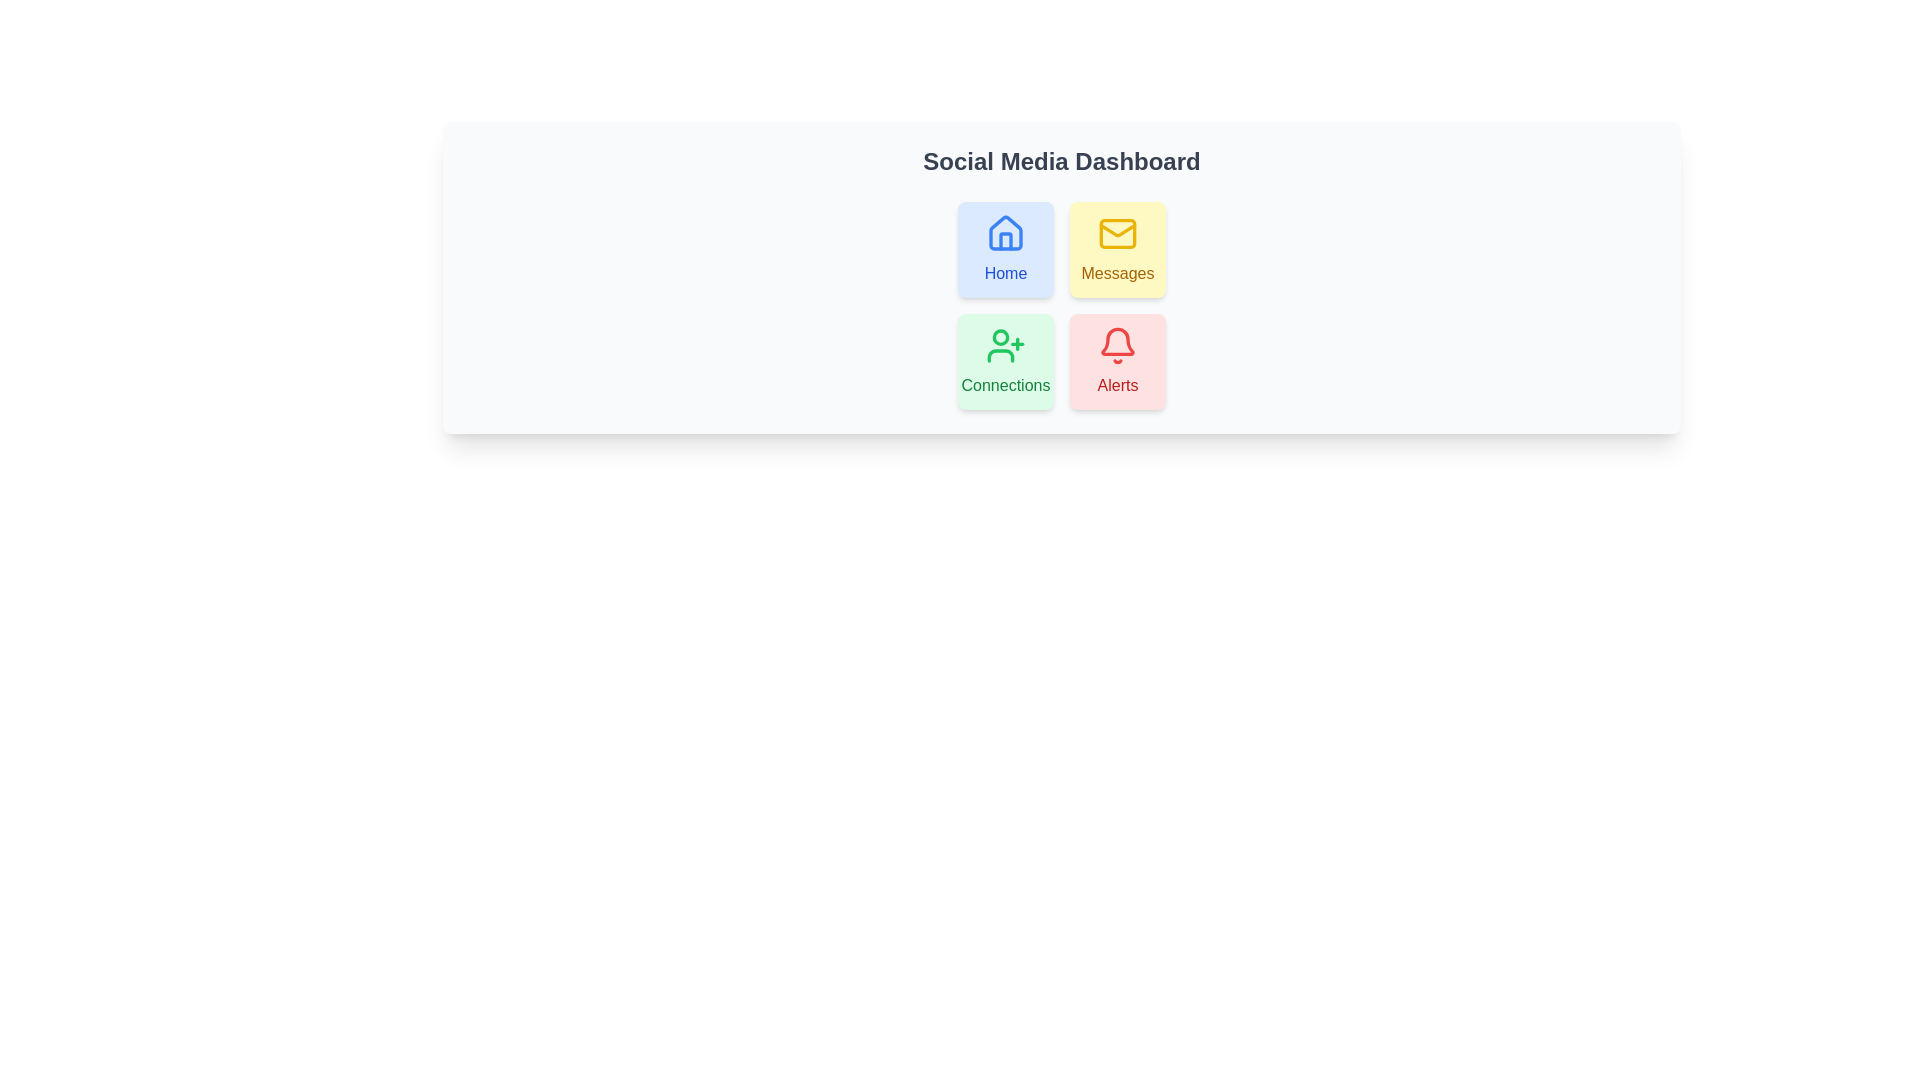 The height and width of the screenshot is (1080, 1920). What do you see at coordinates (1117, 362) in the screenshot?
I see `the button with a red bell icon labeled 'Alerts' located in the bottom-right of the grid` at bounding box center [1117, 362].